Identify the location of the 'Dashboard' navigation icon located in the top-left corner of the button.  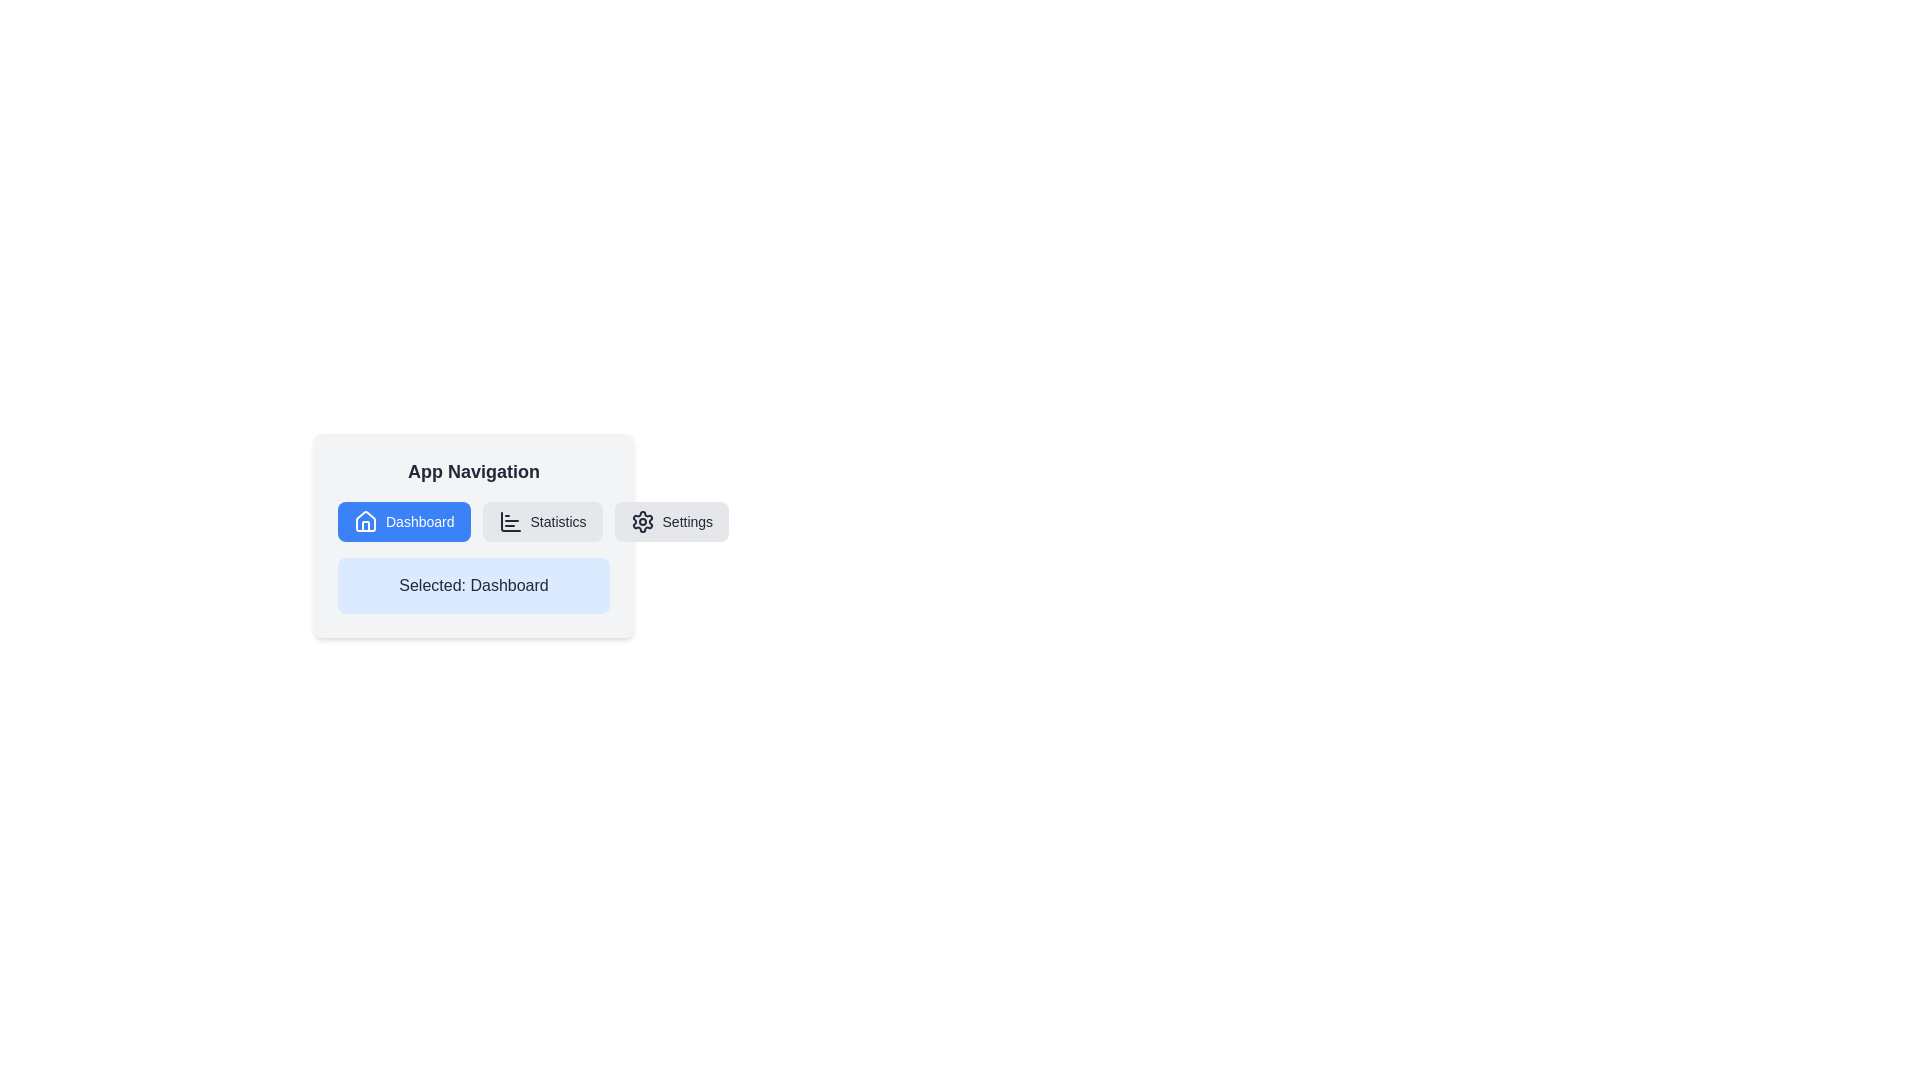
(365, 520).